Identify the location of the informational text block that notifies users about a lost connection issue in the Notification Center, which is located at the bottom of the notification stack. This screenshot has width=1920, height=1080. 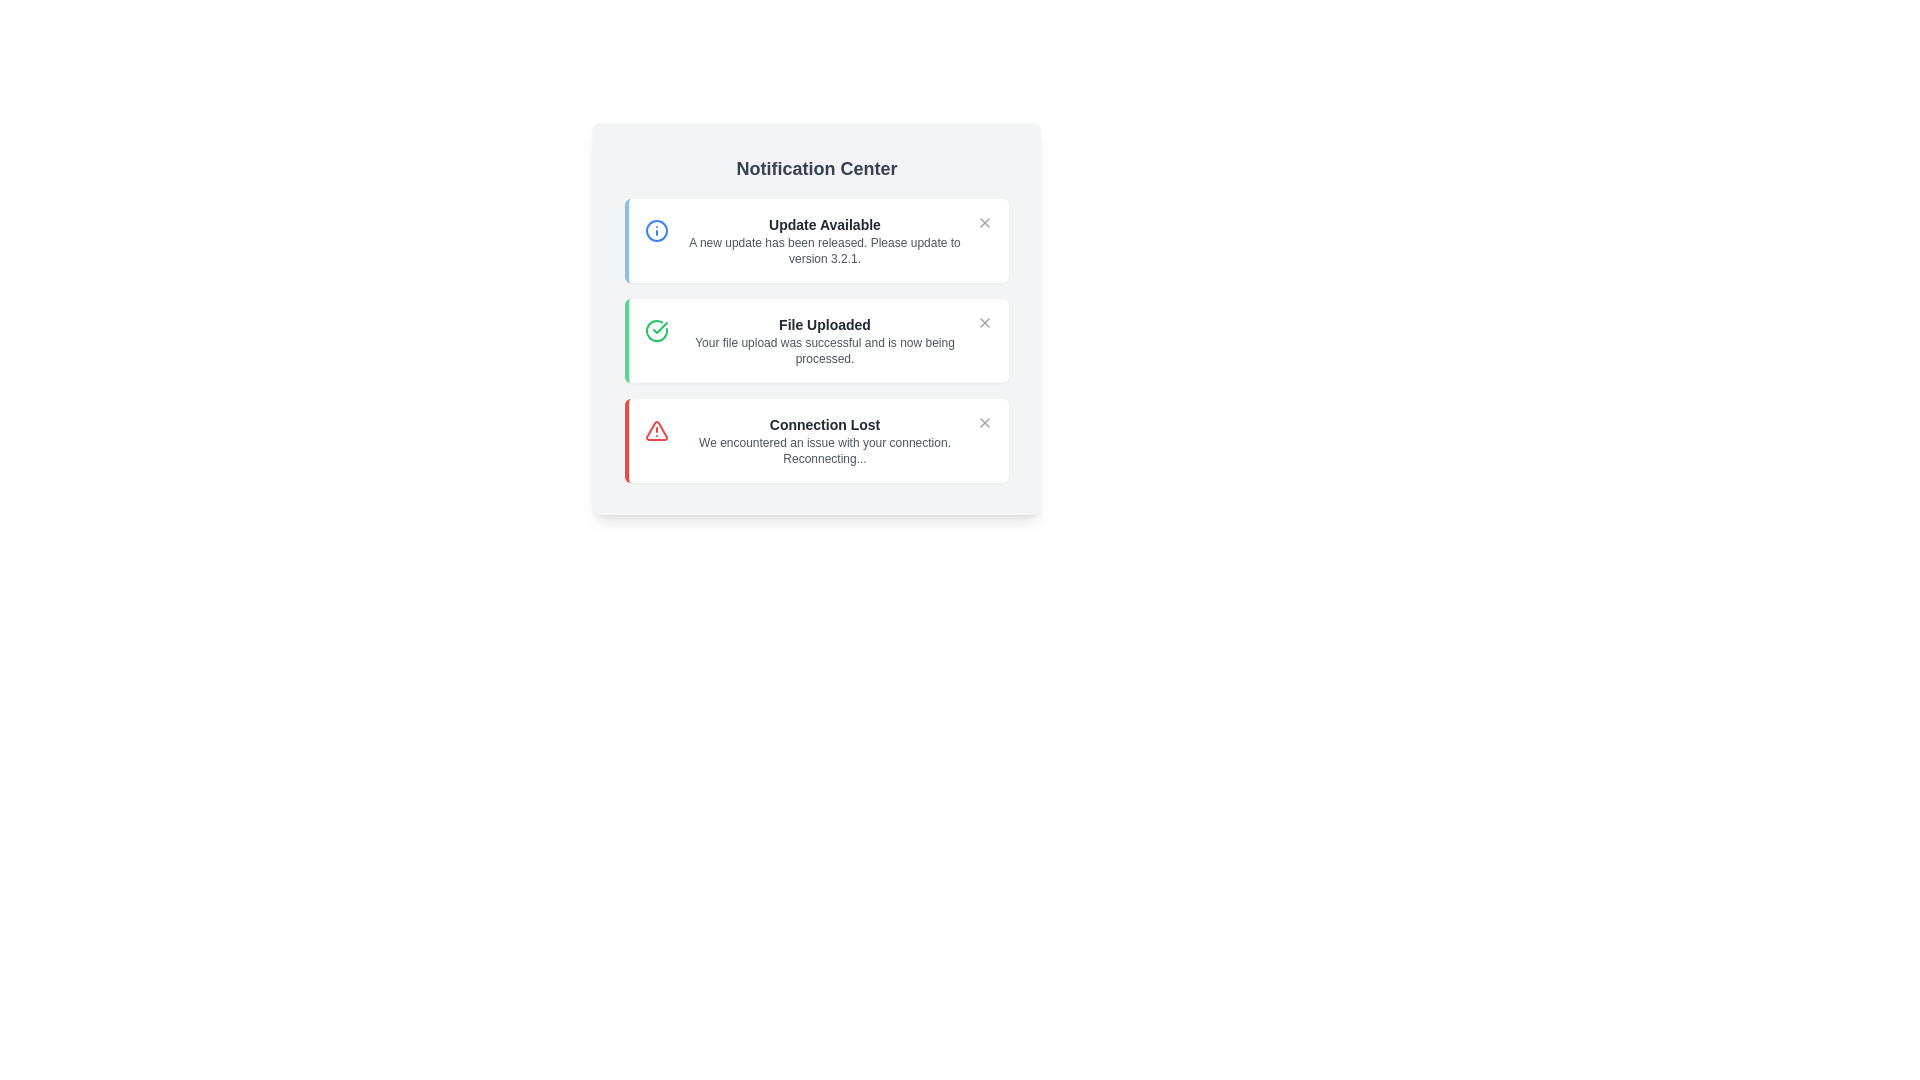
(825, 439).